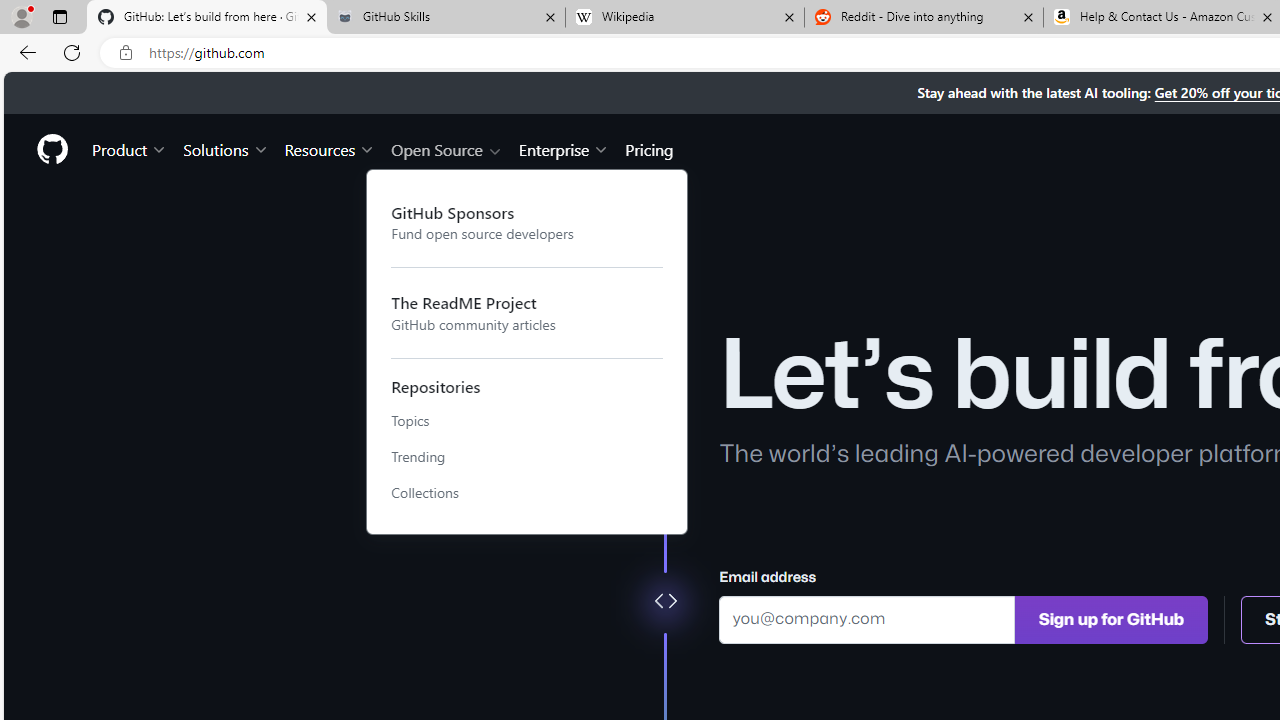  What do you see at coordinates (867, 618) in the screenshot?
I see `'Email address'` at bounding box center [867, 618].